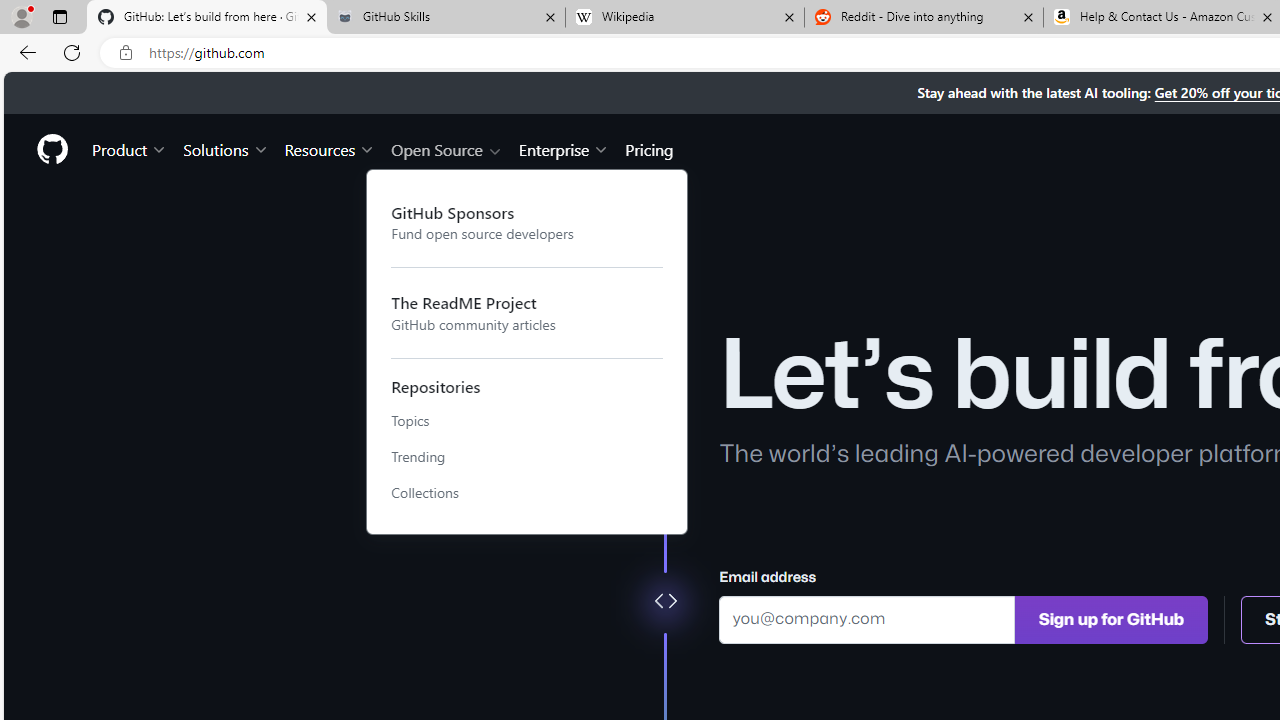  What do you see at coordinates (867, 618) in the screenshot?
I see `'Email address'` at bounding box center [867, 618].